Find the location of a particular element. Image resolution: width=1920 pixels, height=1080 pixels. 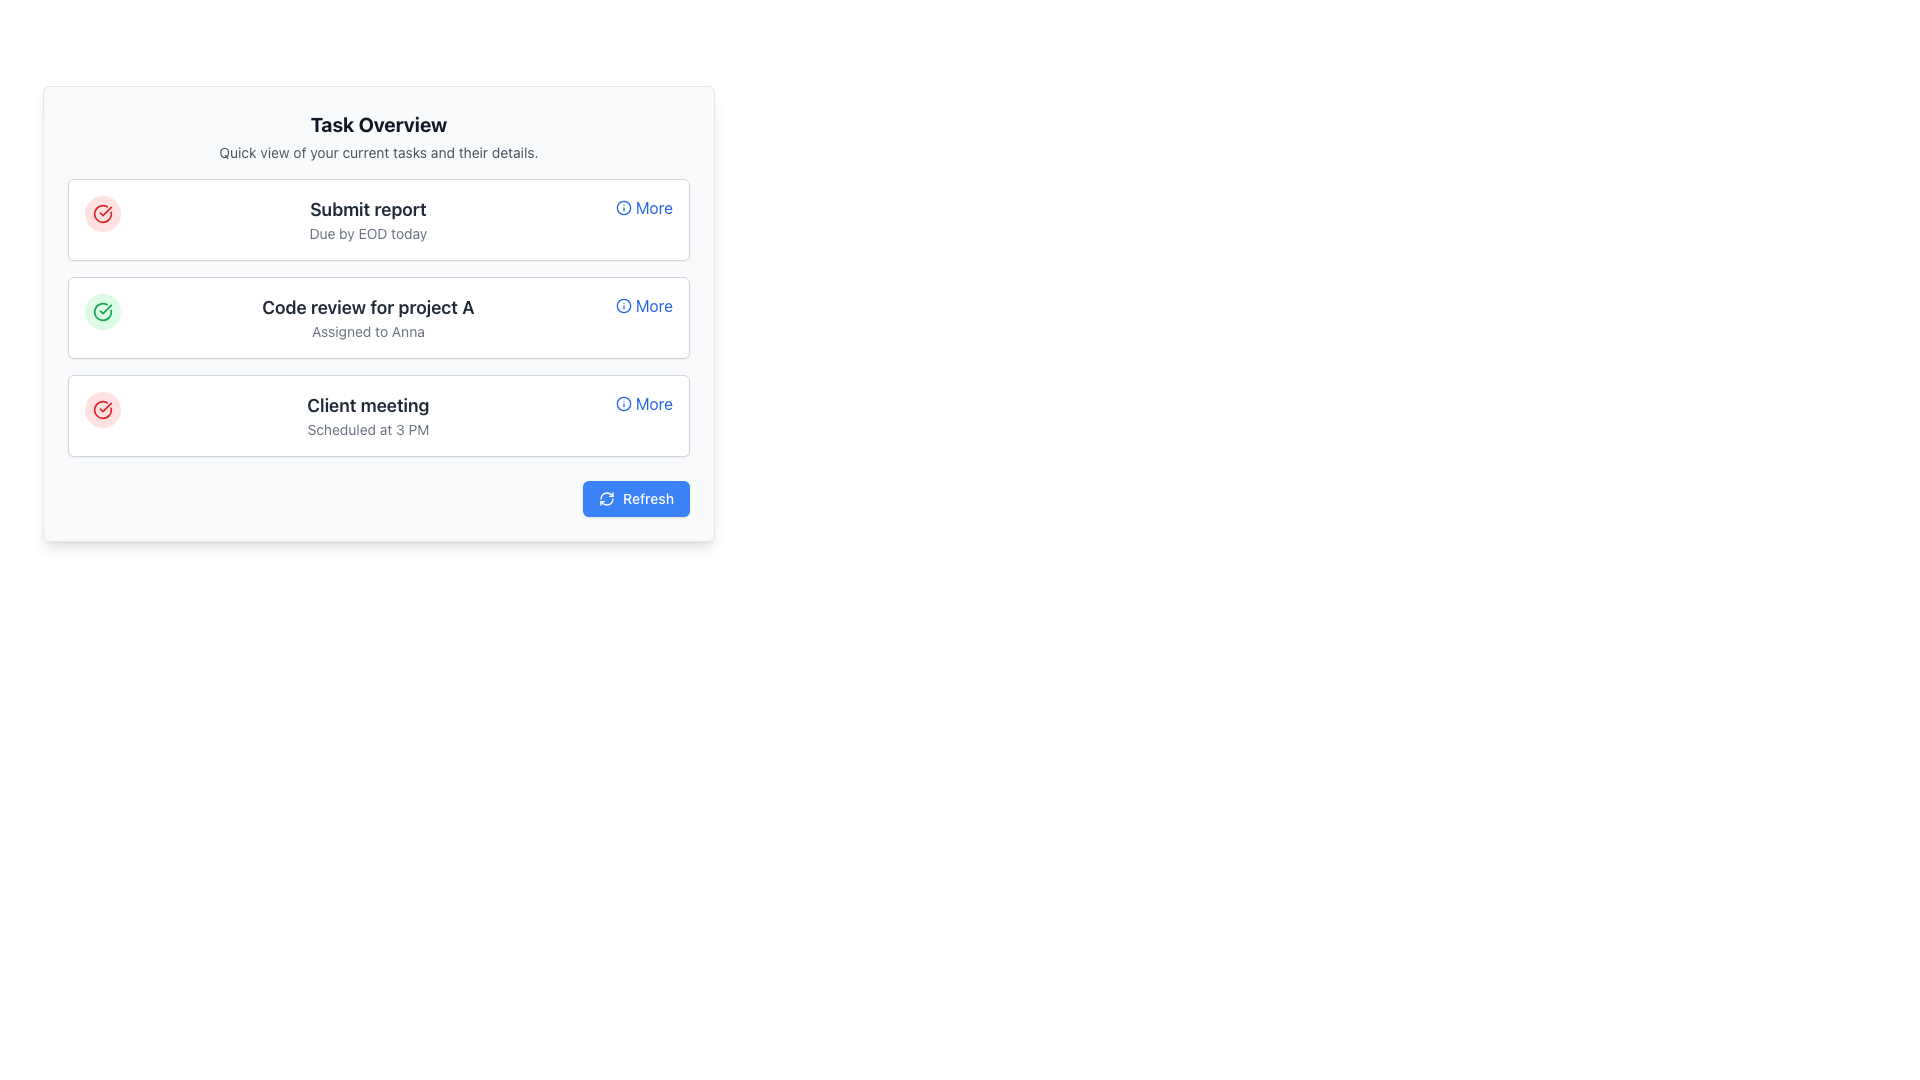

the 'More' text link, which is styled with blue text and is the rightmost item in the third list entry under the 'Client meeting' task is located at coordinates (654, 404).